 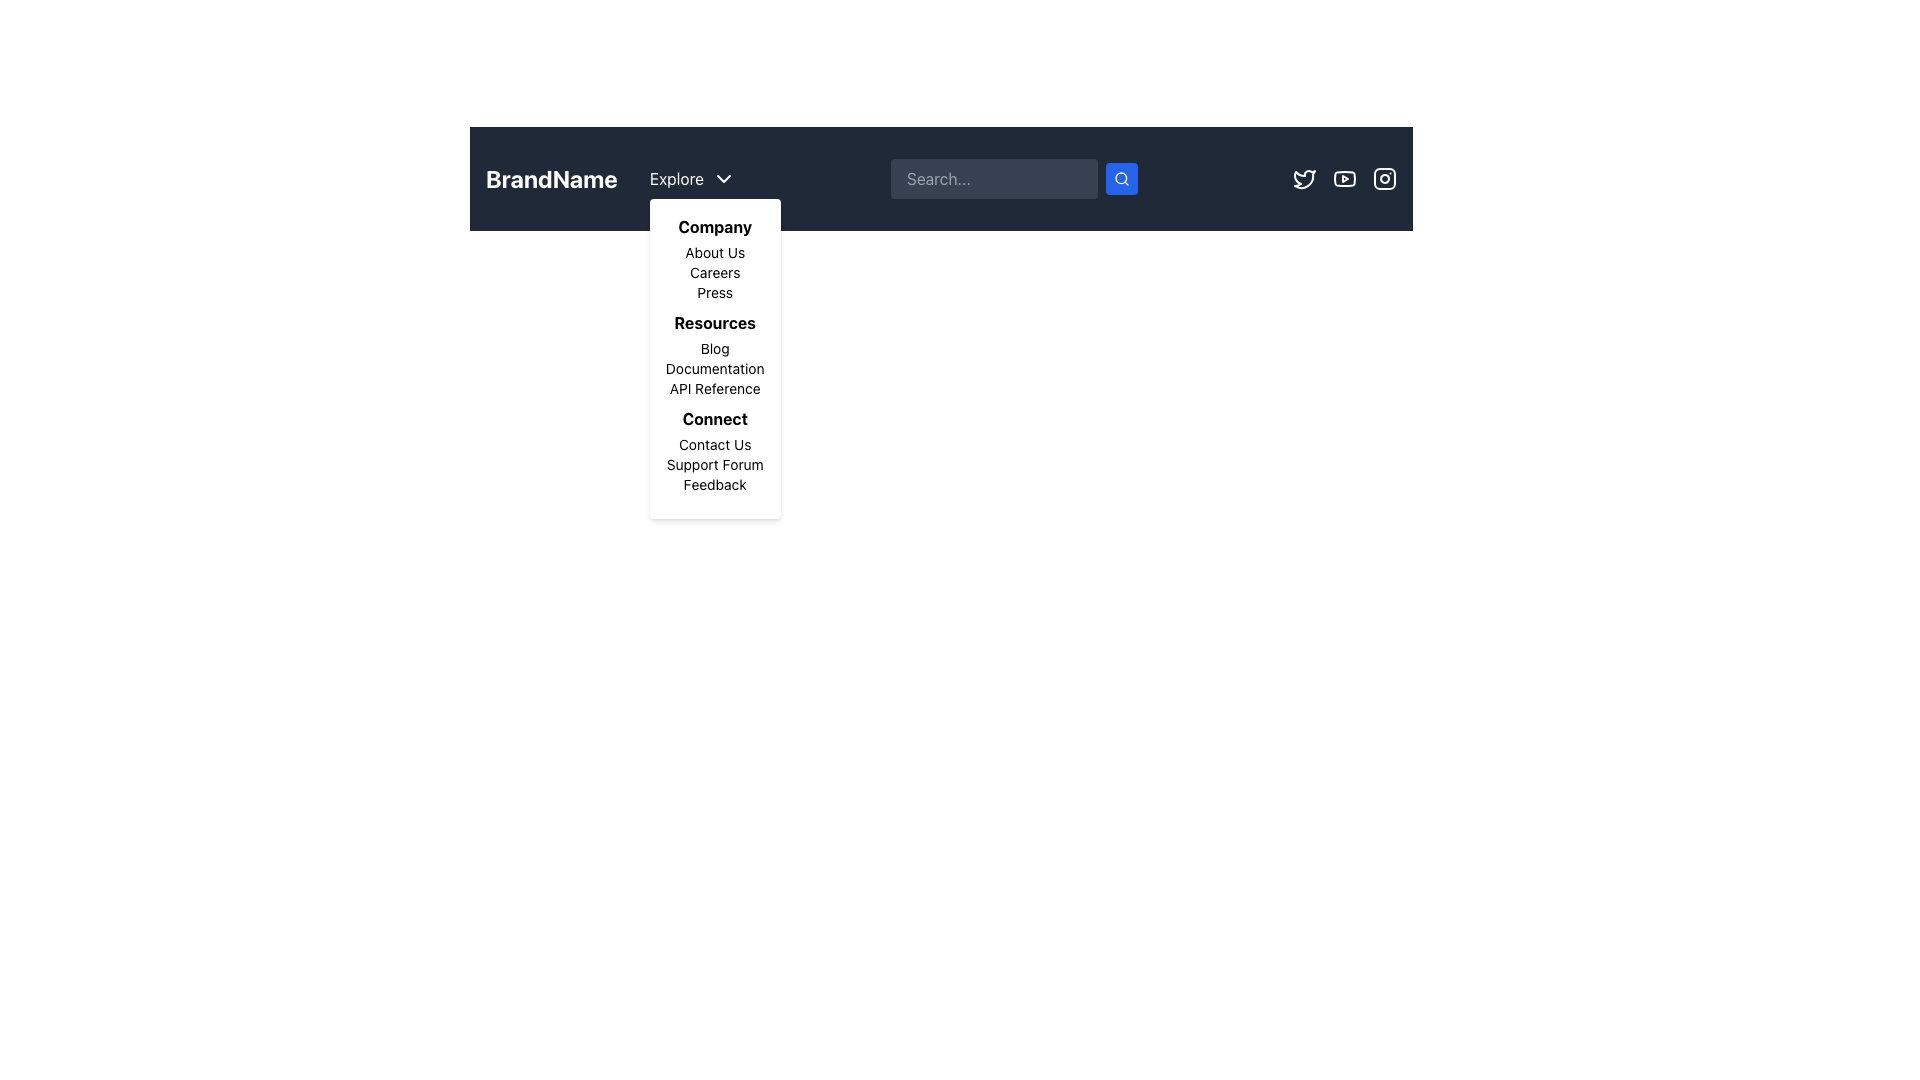 What do you see at coordinates (715, 322) in the screenshot?
I see `text displayed in the bold 'Resources' label located in the dropdown menu under the 'Company' section` at bounding box center [715, 322].